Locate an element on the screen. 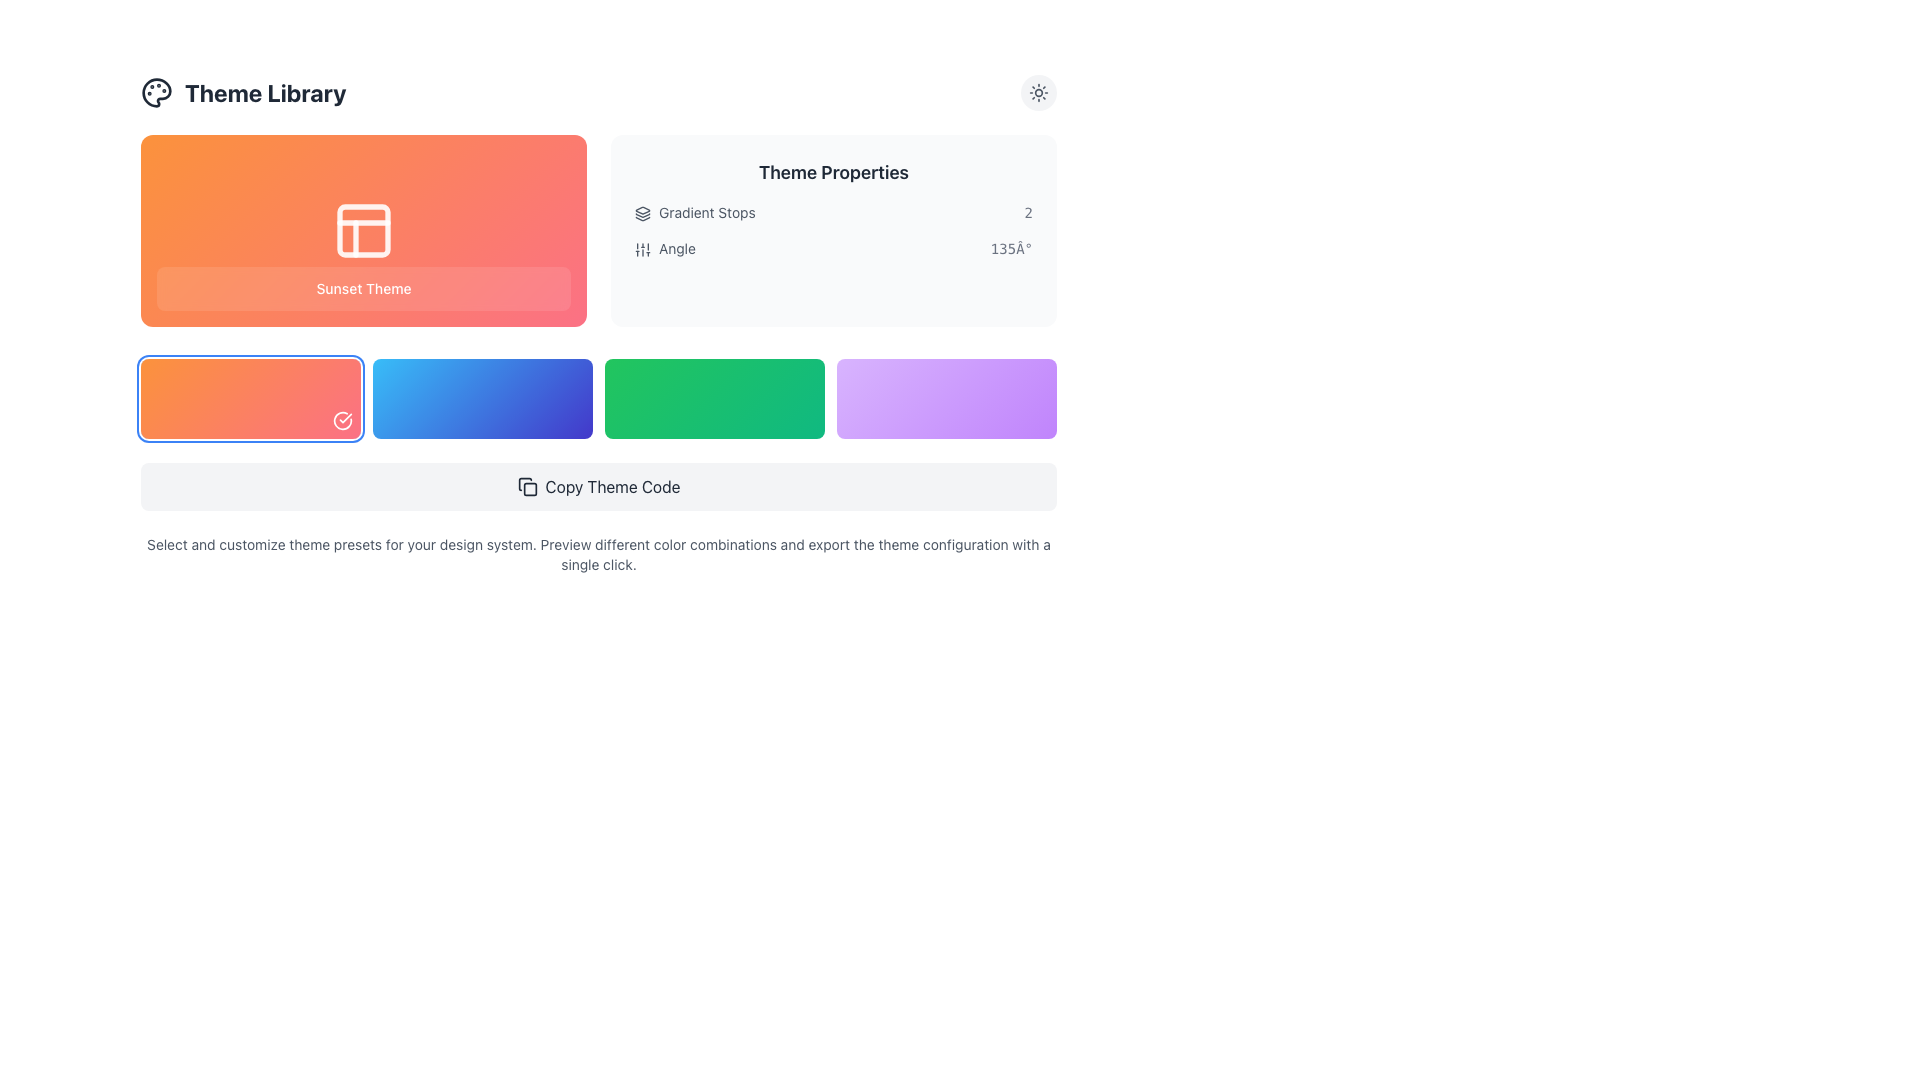 The width and height of the screenshot is (1920, 1080). the icon resembling a stack of three layers, located next to the text 'Gradient Stops' in the 'Theme Properties' section is located at coordinates (643, 213).